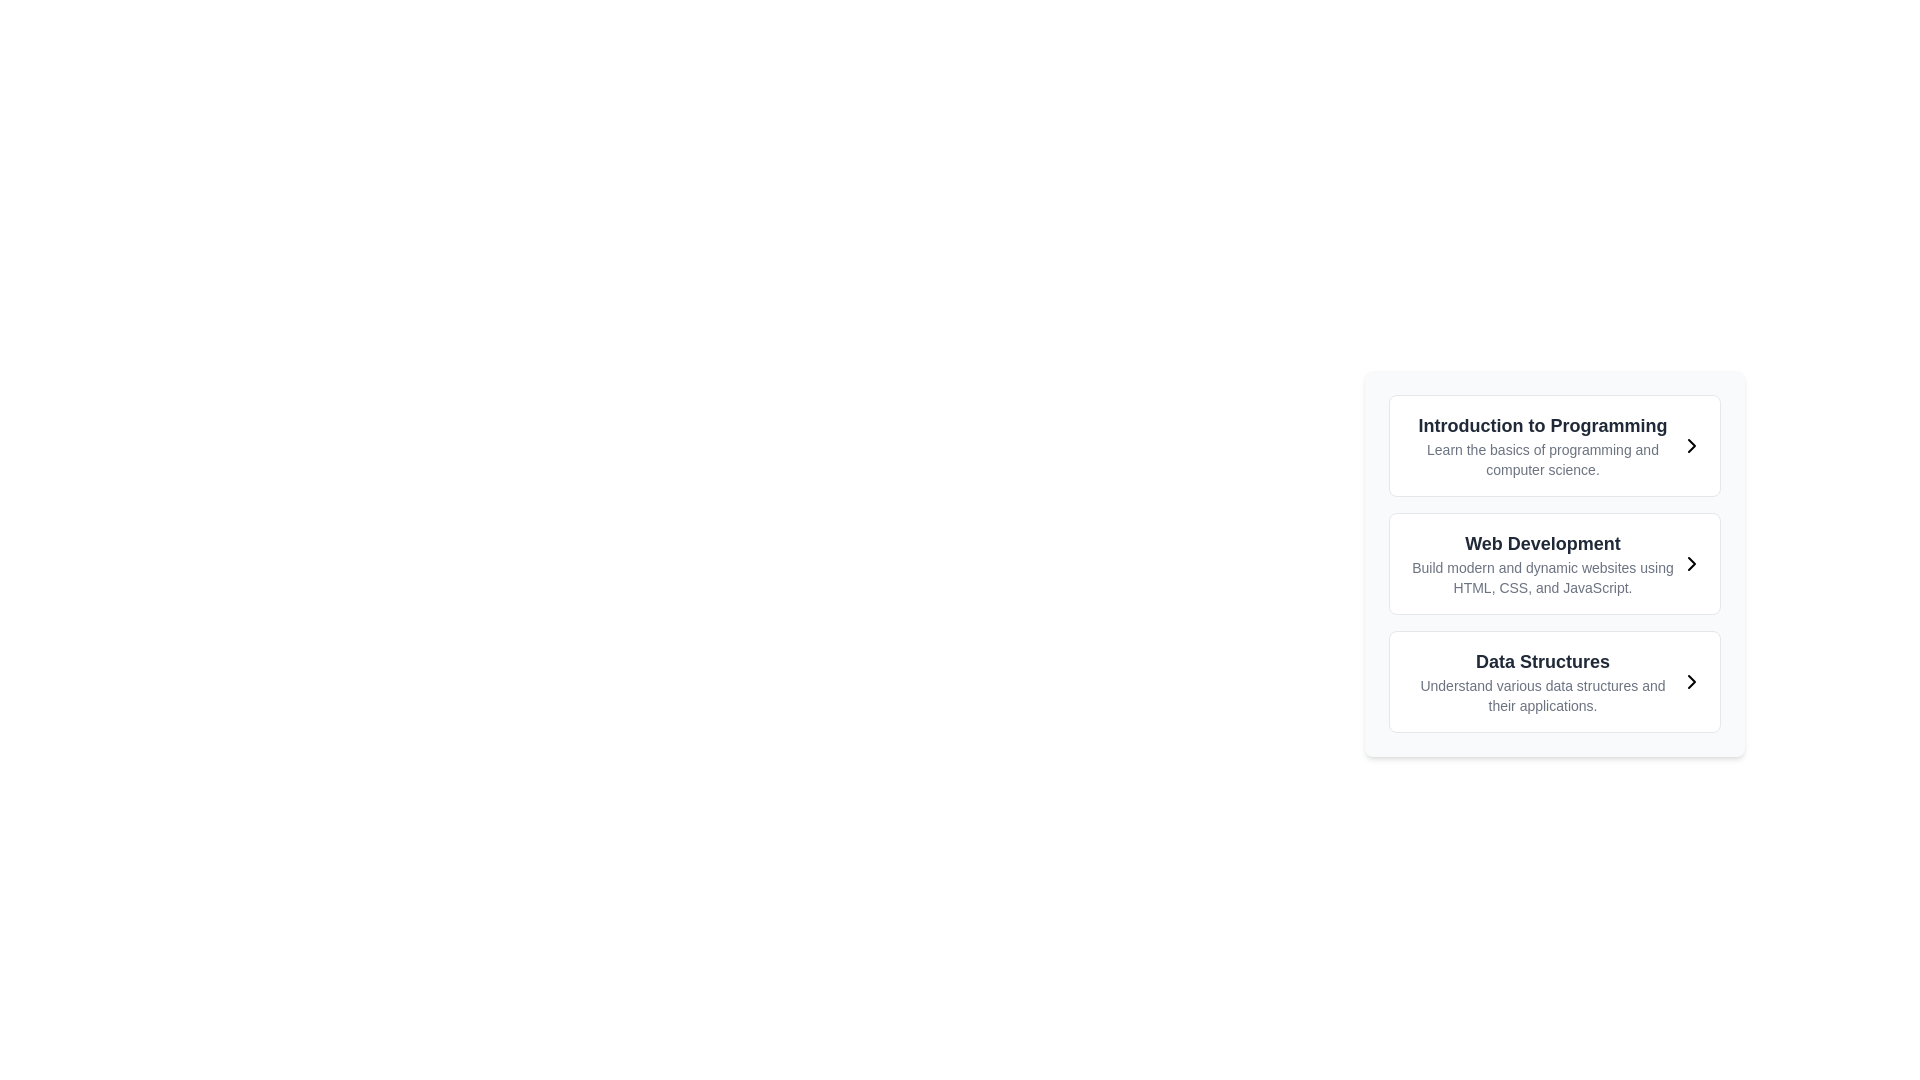  What do you see at coordinates (1541, 563) in the screenshot?
I see `the second informational item in the vertical list, which provides an overview of 'Web Development'` at bounding box center [1541, 563].